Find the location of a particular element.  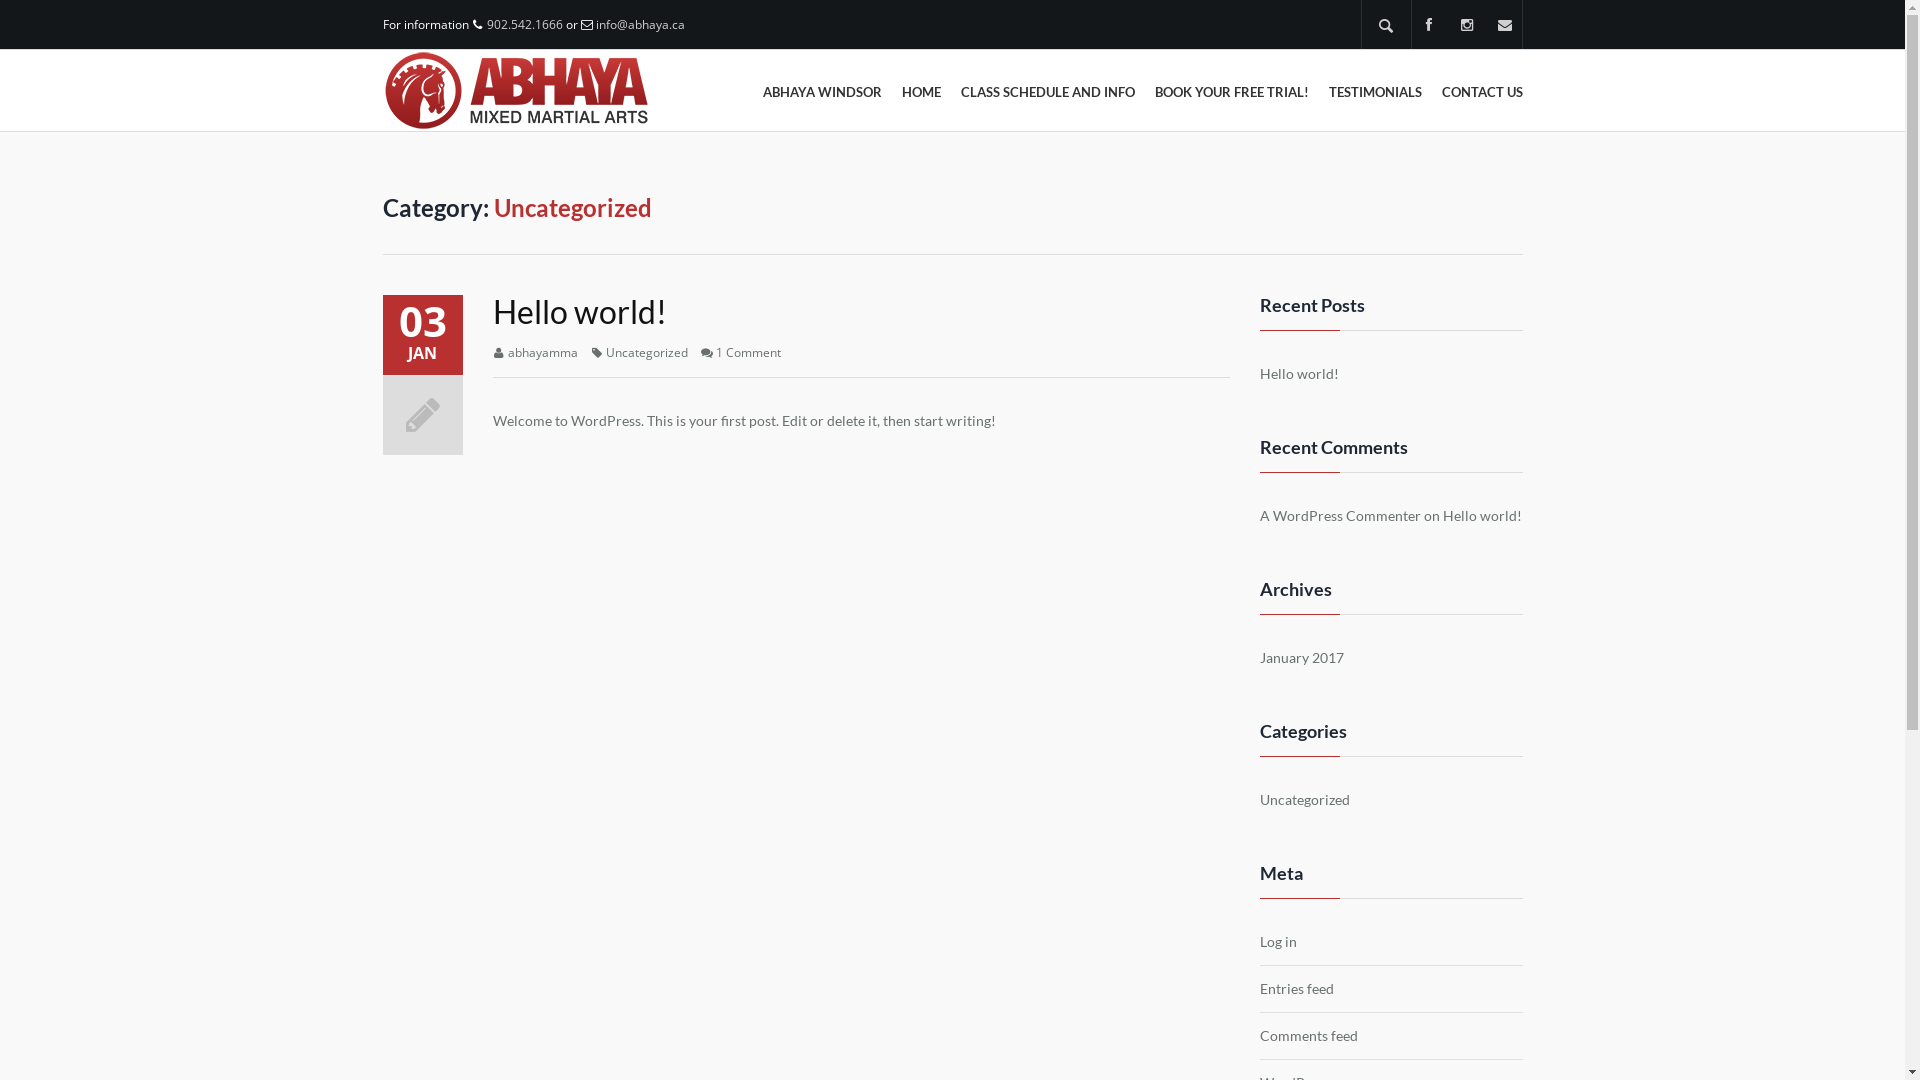

'info@abhaya.ca' is located at coordinates (594, 24).